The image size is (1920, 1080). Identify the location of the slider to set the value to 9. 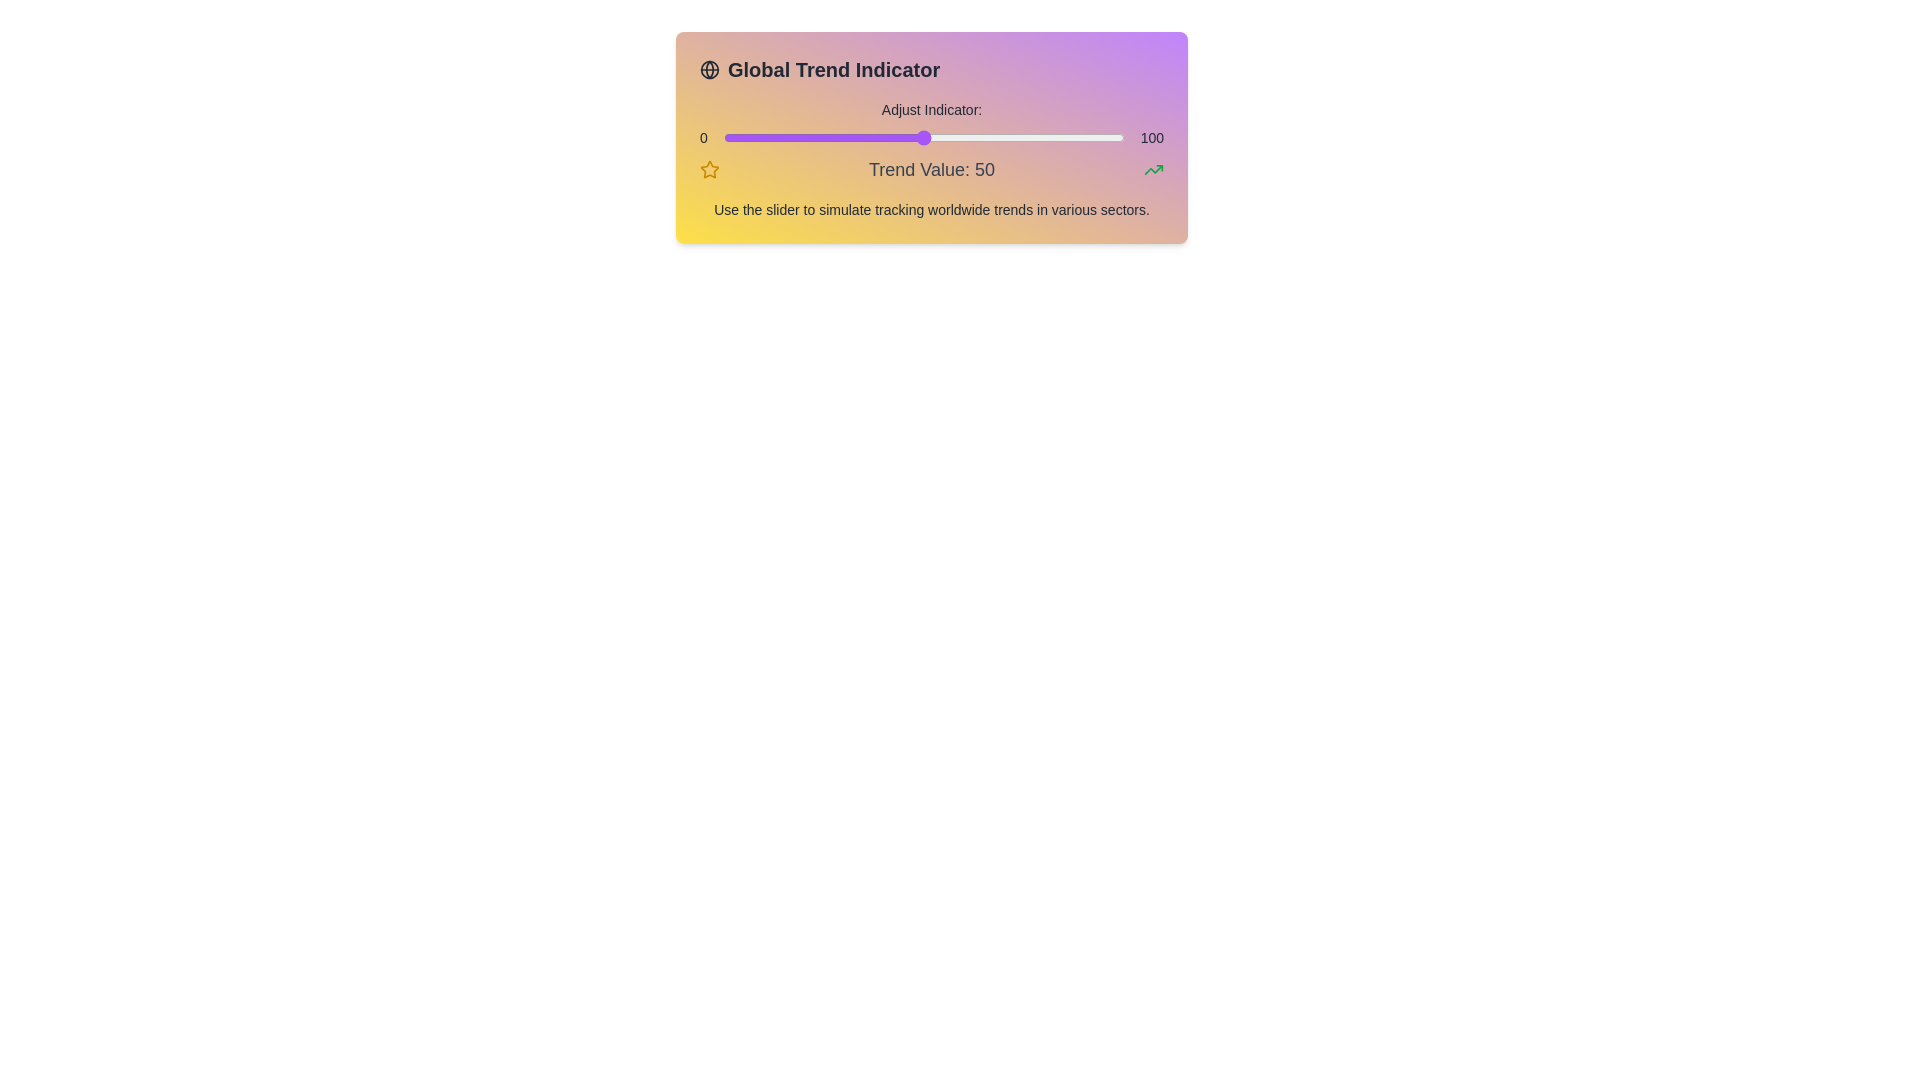
(758, 137).